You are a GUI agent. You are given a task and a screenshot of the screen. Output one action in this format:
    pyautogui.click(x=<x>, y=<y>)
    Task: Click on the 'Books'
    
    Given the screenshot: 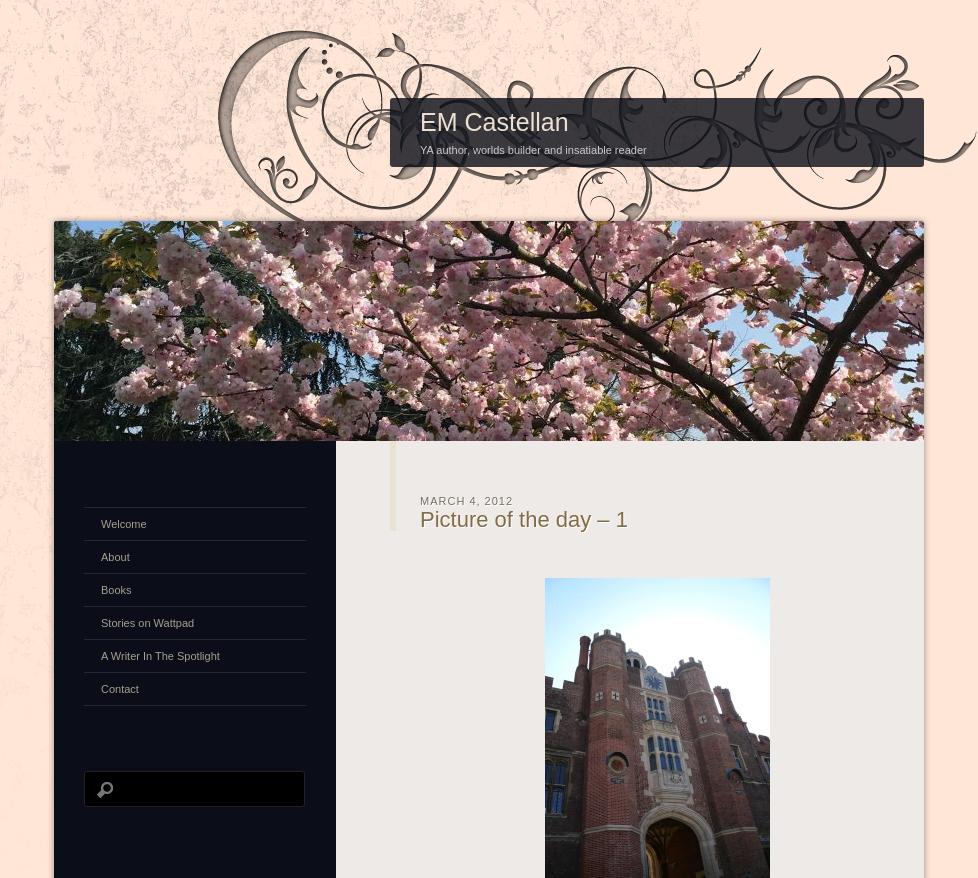 What is the action you would take?
    pyautogui.click(x=101, y=588)
    